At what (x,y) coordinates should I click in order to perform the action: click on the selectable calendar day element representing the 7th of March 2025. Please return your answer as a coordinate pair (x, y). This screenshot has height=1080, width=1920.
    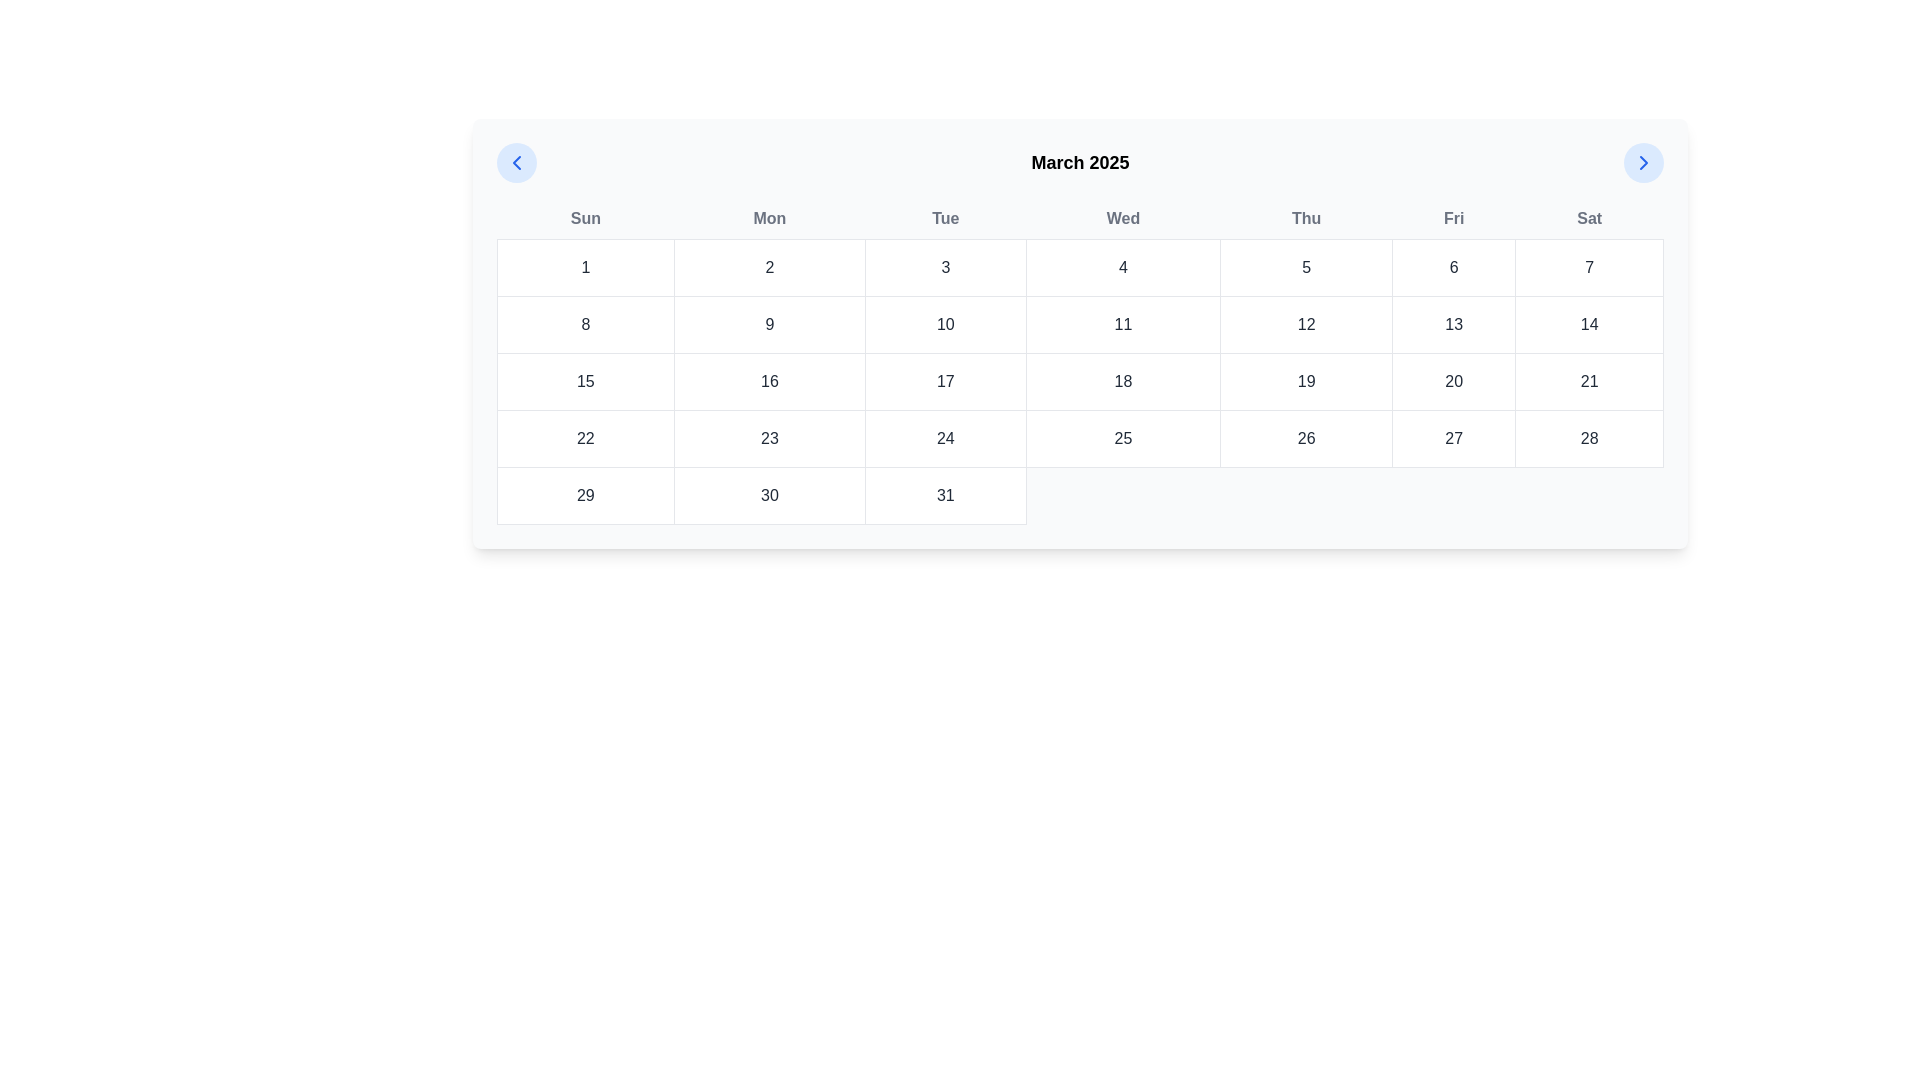
    Looking at the image, I should click on (1588, 266).